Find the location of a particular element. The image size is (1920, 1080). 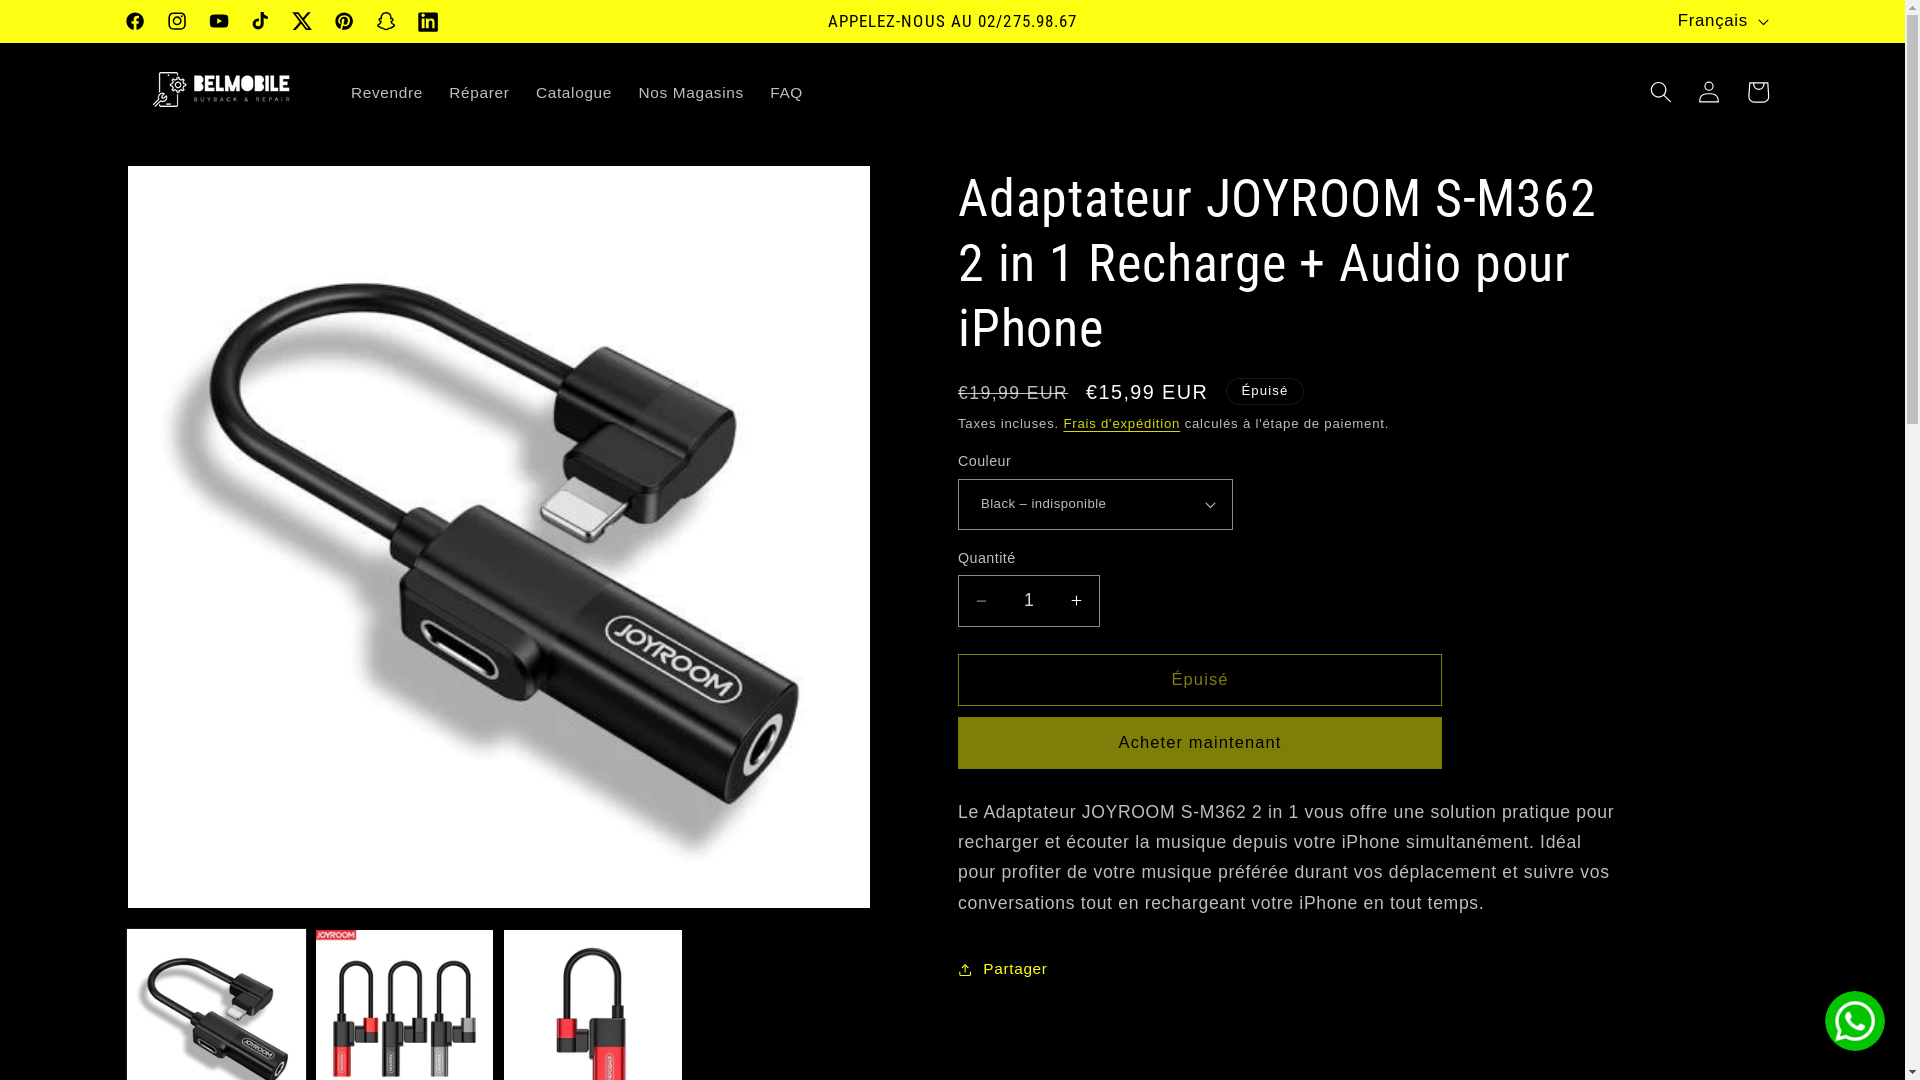

'Connexion' is located at coordinates (1707, 92).